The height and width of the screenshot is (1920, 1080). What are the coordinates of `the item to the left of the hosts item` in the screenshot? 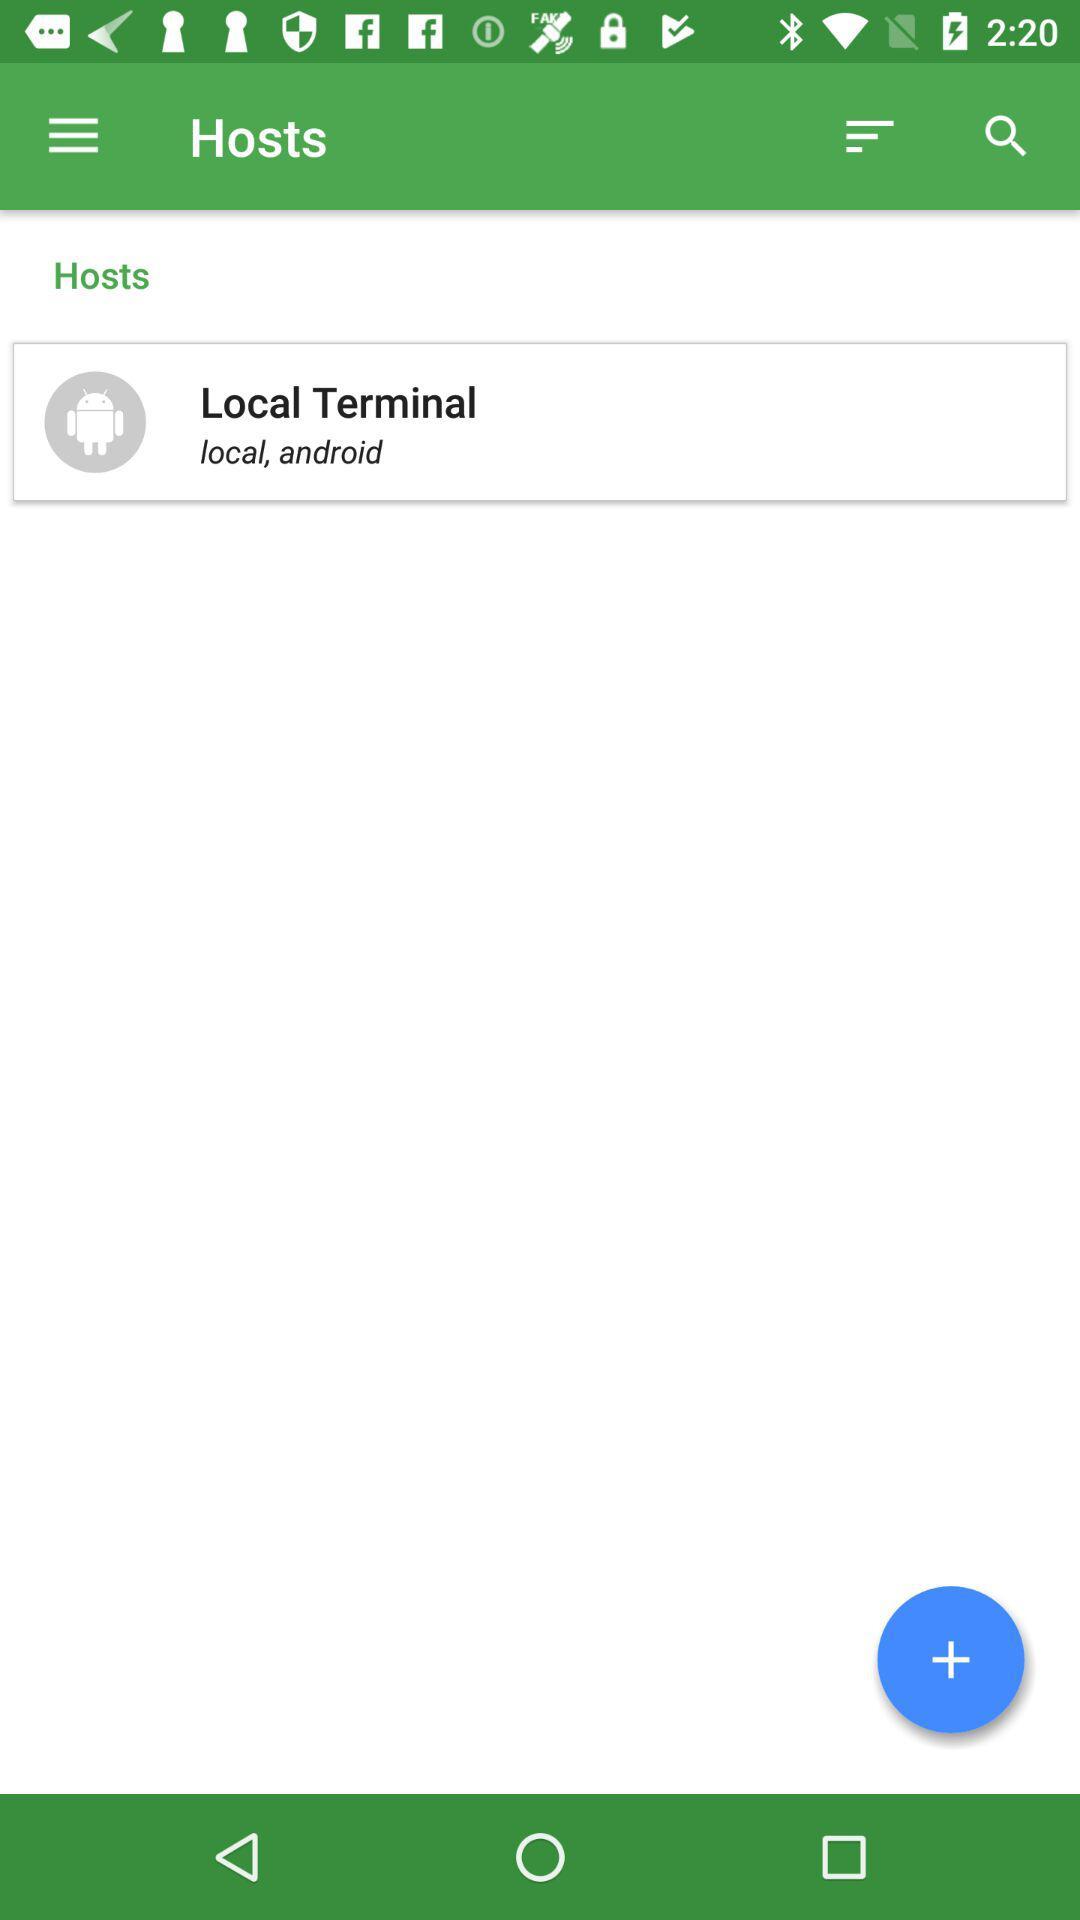 It's located at (72, 135).